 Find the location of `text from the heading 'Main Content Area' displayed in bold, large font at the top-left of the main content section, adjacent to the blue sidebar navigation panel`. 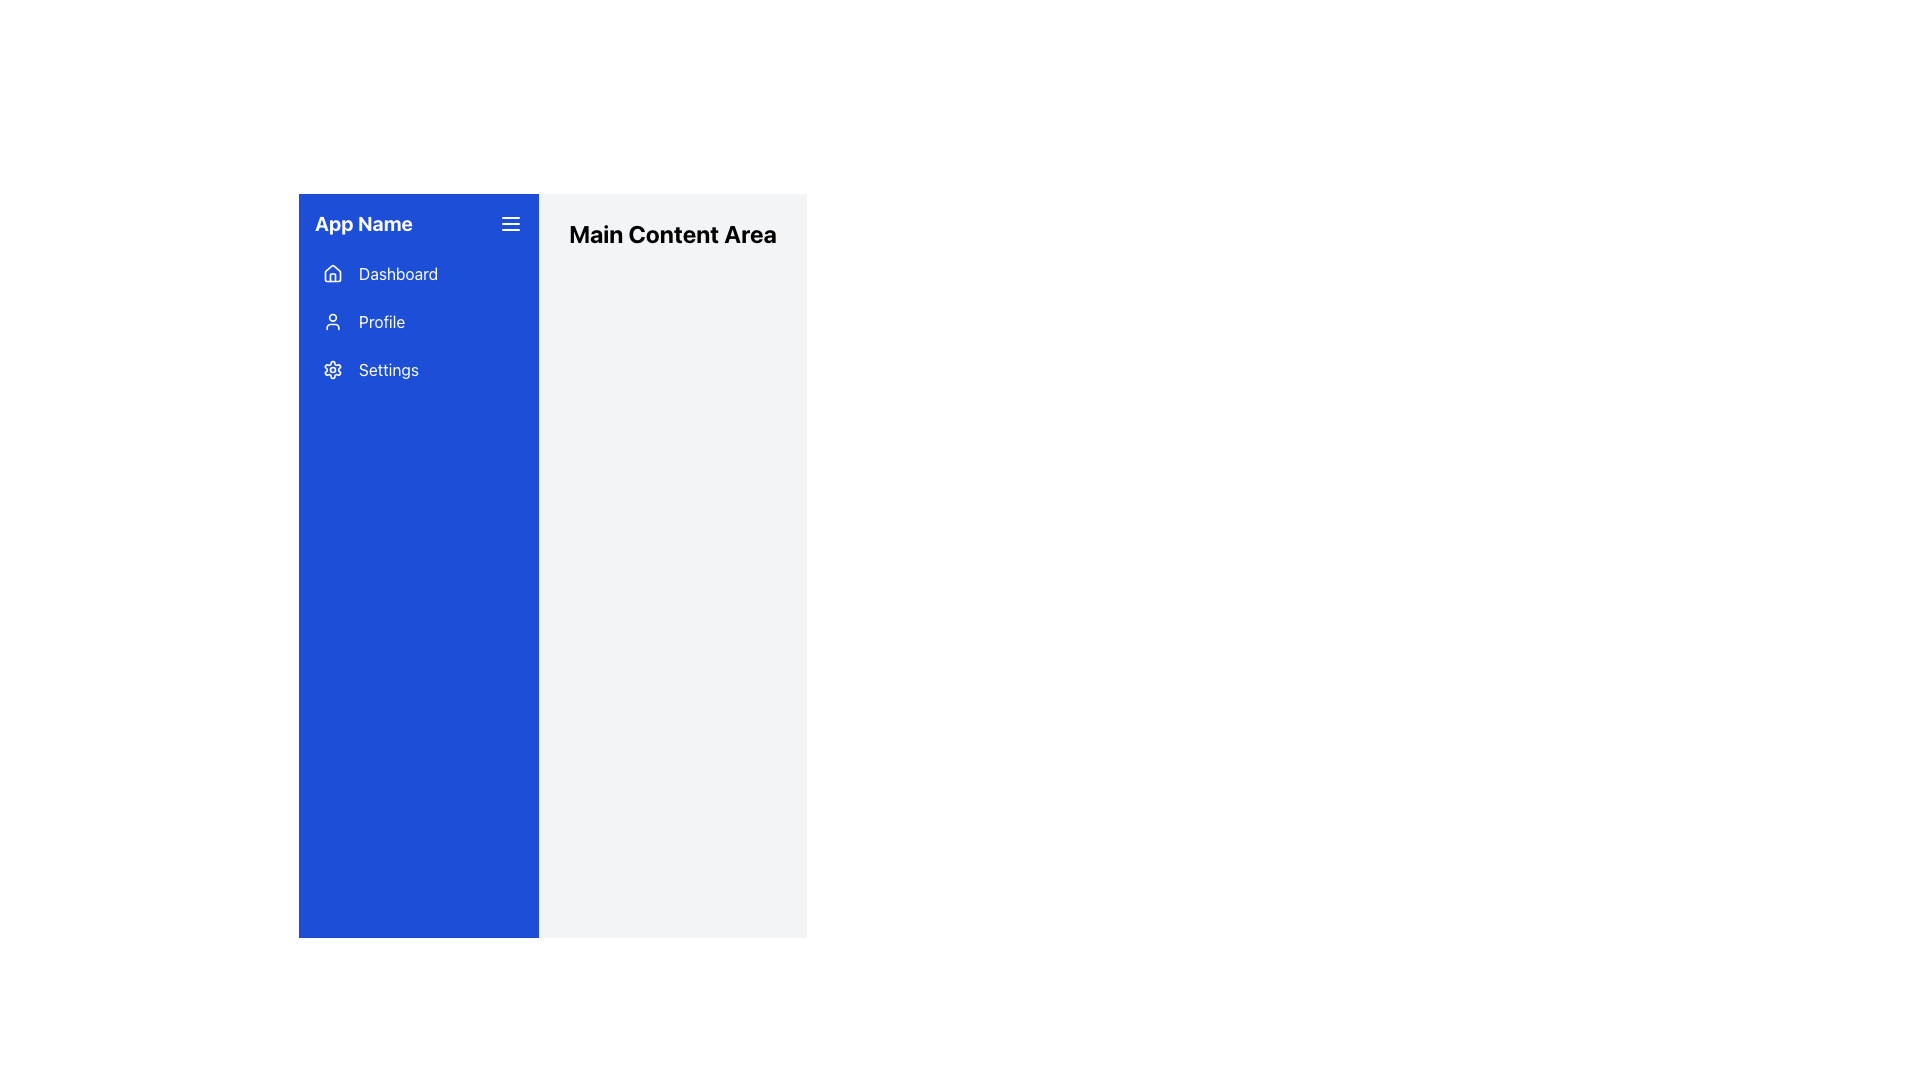

text from the heading 'Main Content Area' displayed in bold, large font at the top-left of the main content section, adjacent to the blue sidebar navigation panel is located at coordinates (672, 233).